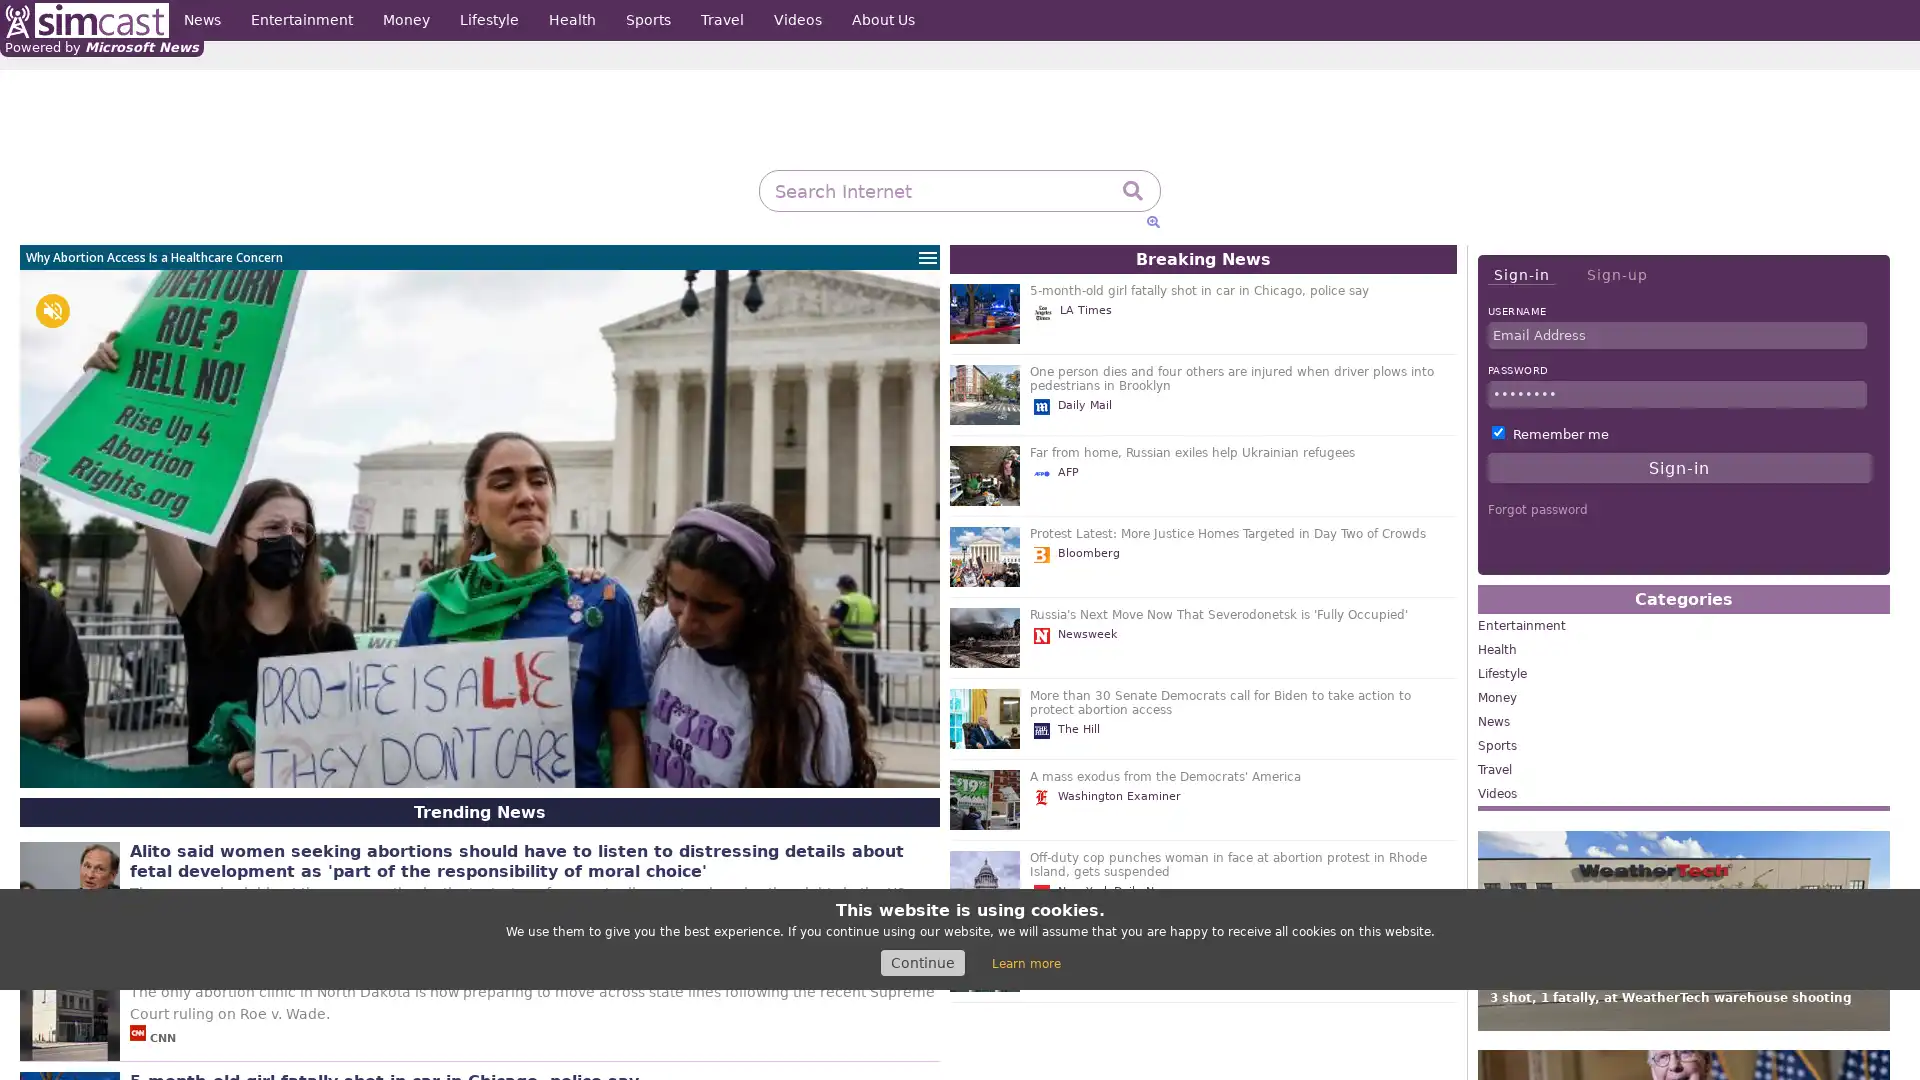 This screenshot has height=1080, width=1920. I want to click on Sign-in, so click(1520, 275).